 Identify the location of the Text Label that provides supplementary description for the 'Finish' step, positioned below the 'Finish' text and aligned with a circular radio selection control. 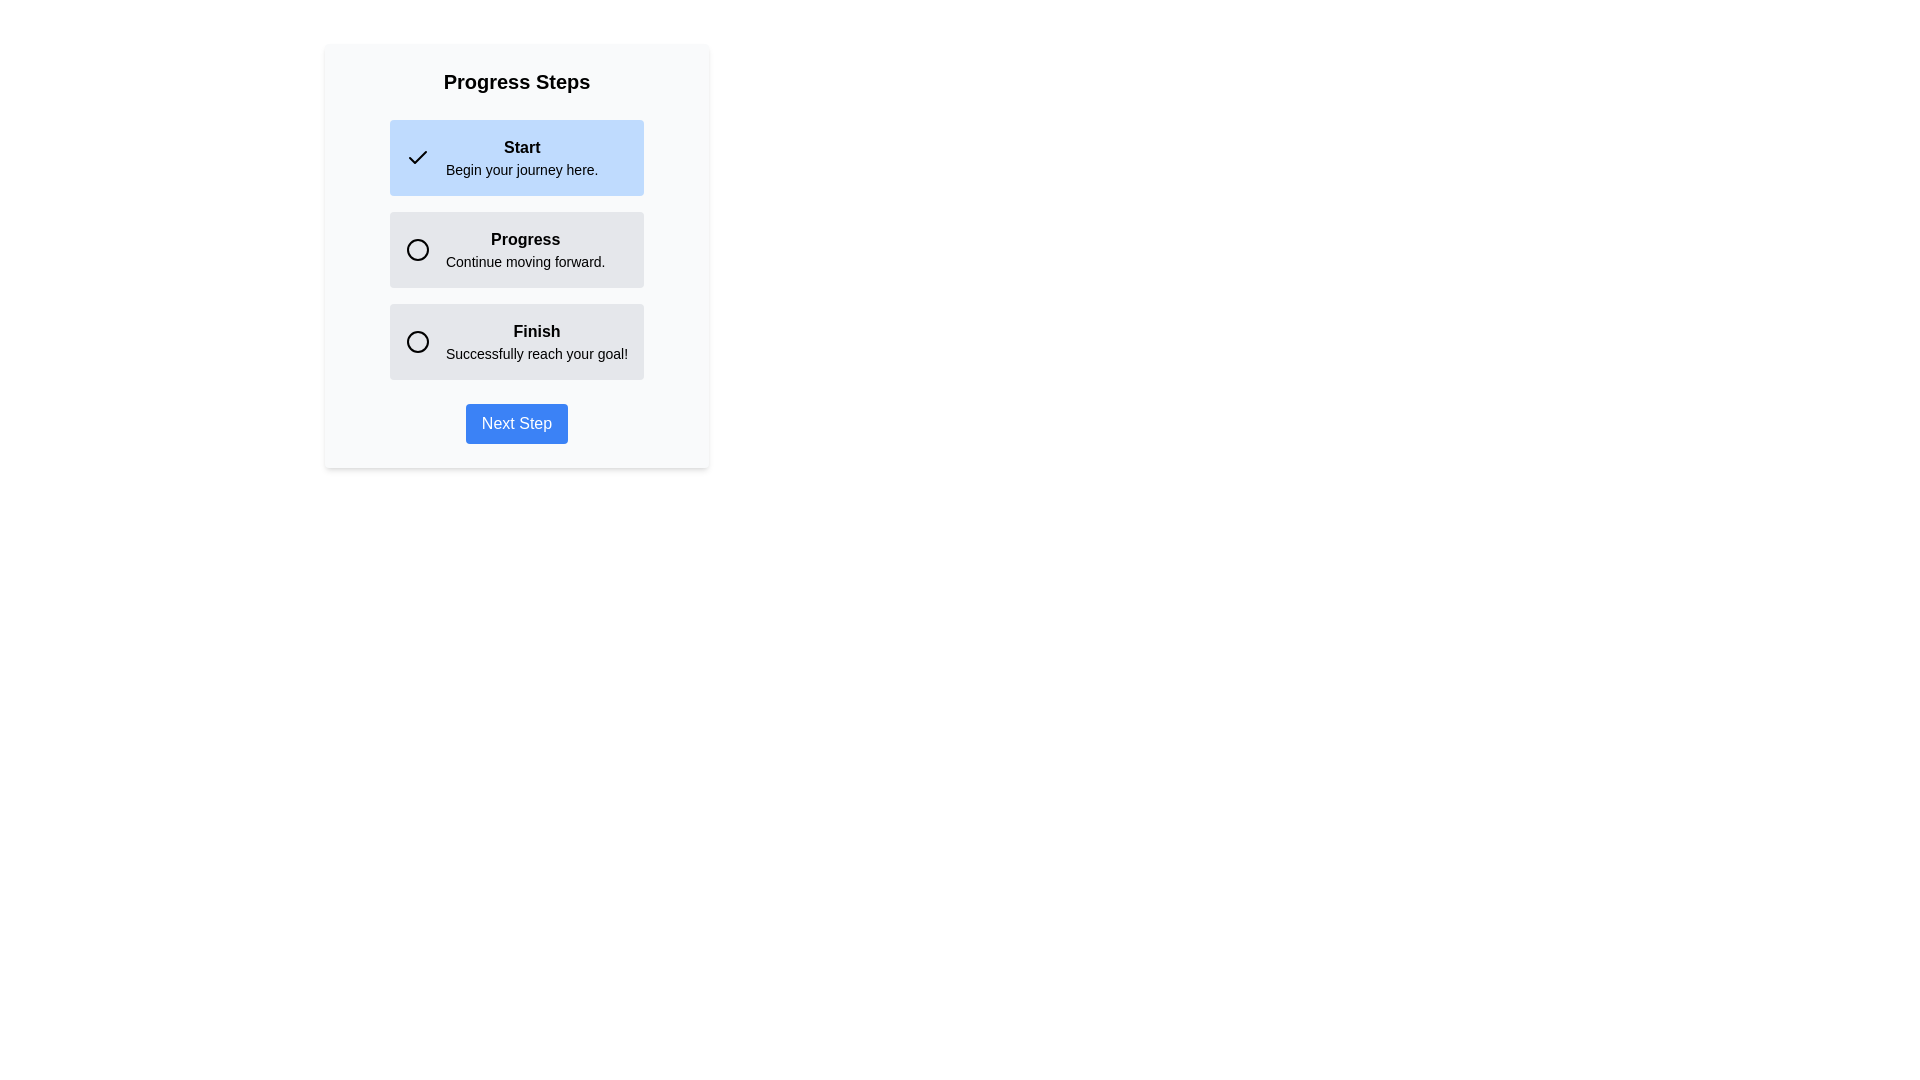
(537, 353).